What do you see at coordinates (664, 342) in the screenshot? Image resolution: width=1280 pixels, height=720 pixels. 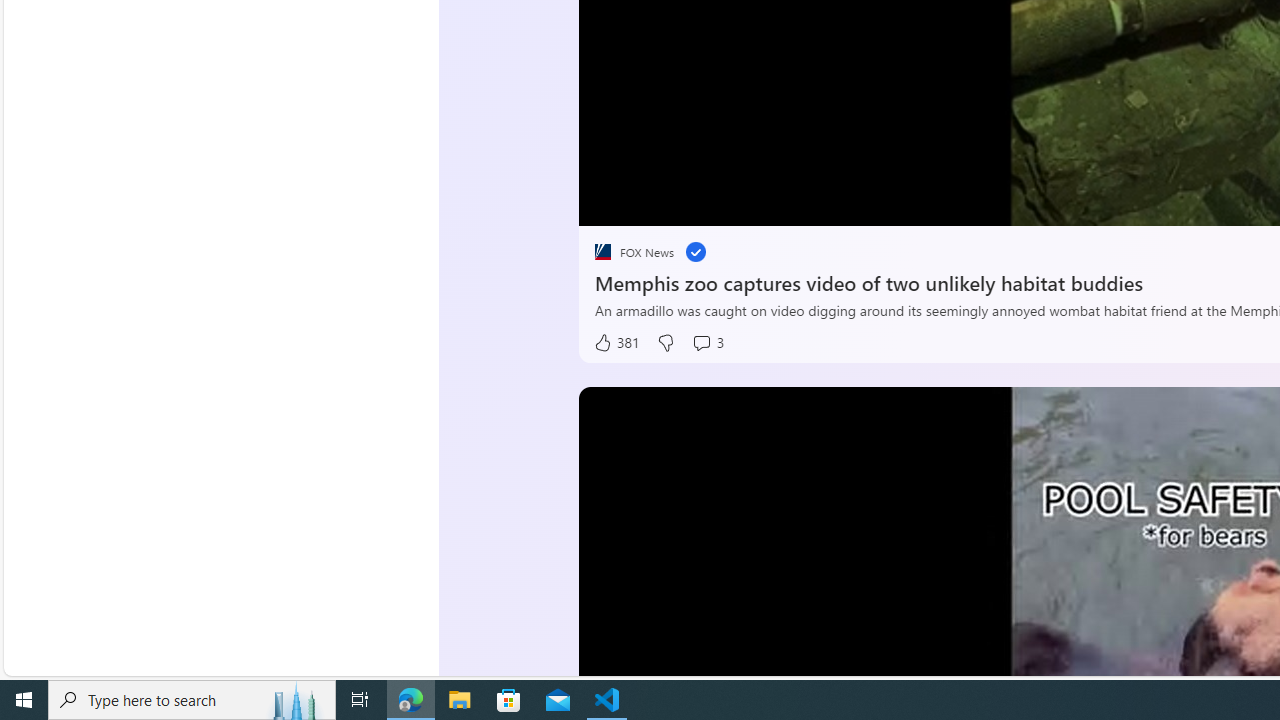 I see `'Dislike'` at bounding box center [664, 342].